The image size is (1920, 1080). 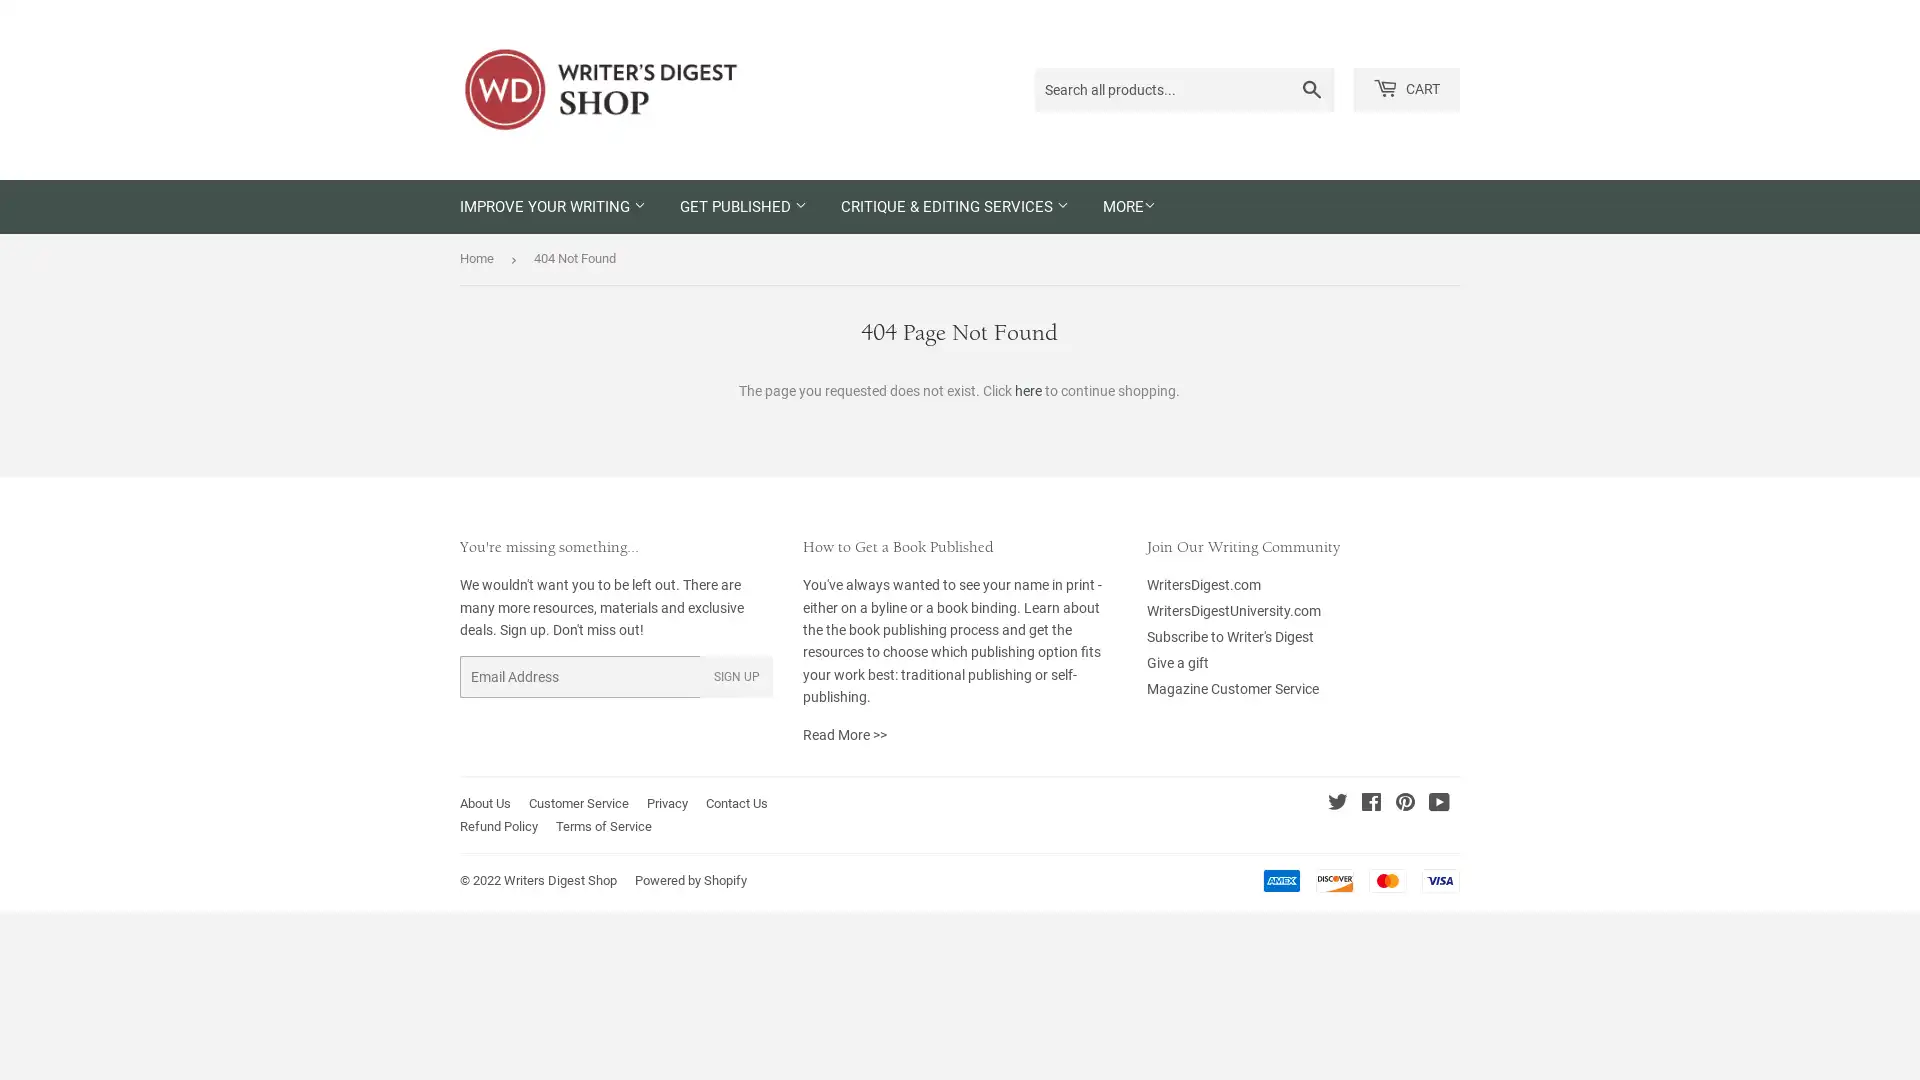 I want to click on Search, so click(x=1312, y=88).